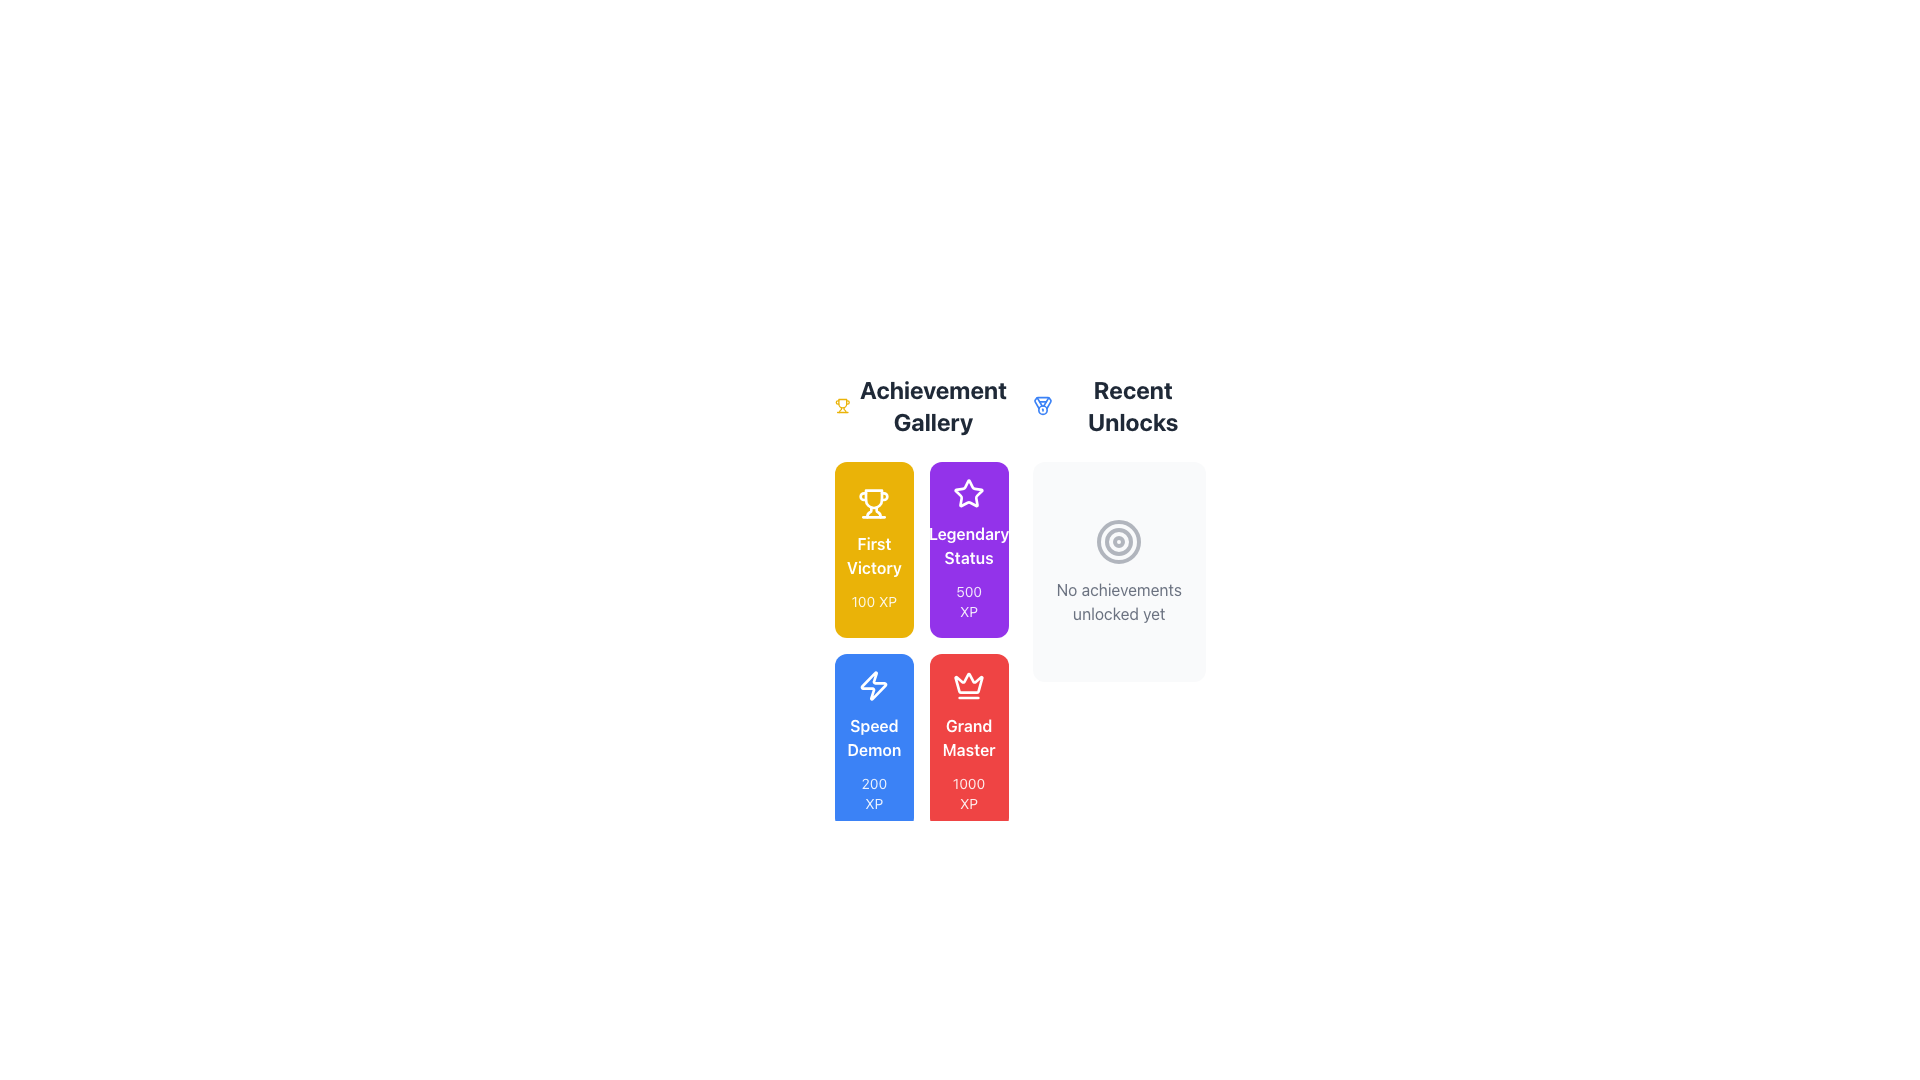 Image resolution: width=1920 pixels, height=1080 pixels. I want to click on the 'First Victory' achievement card in the 'Achievement Gallery' section, so click(874, 550).